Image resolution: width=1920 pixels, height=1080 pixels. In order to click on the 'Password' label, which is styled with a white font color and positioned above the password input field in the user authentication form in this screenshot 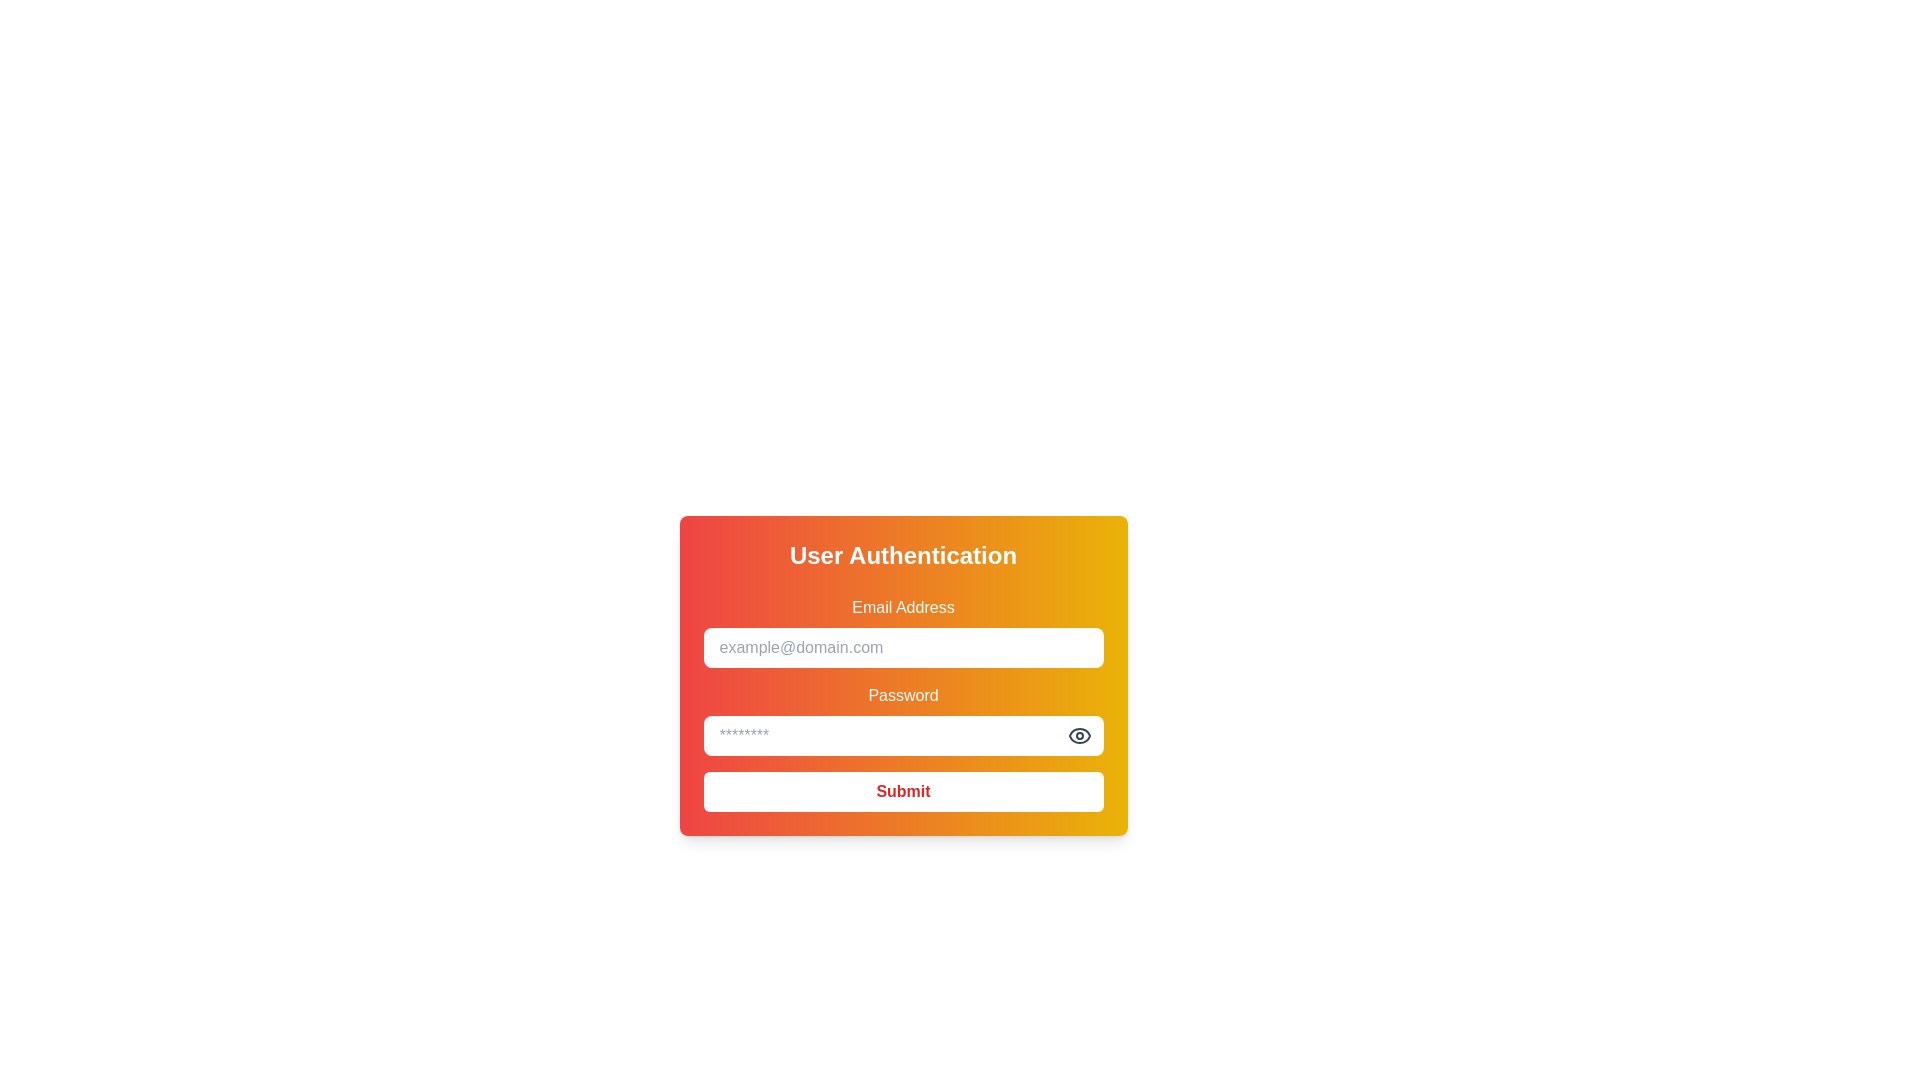, I will do `click(902, 694)`.